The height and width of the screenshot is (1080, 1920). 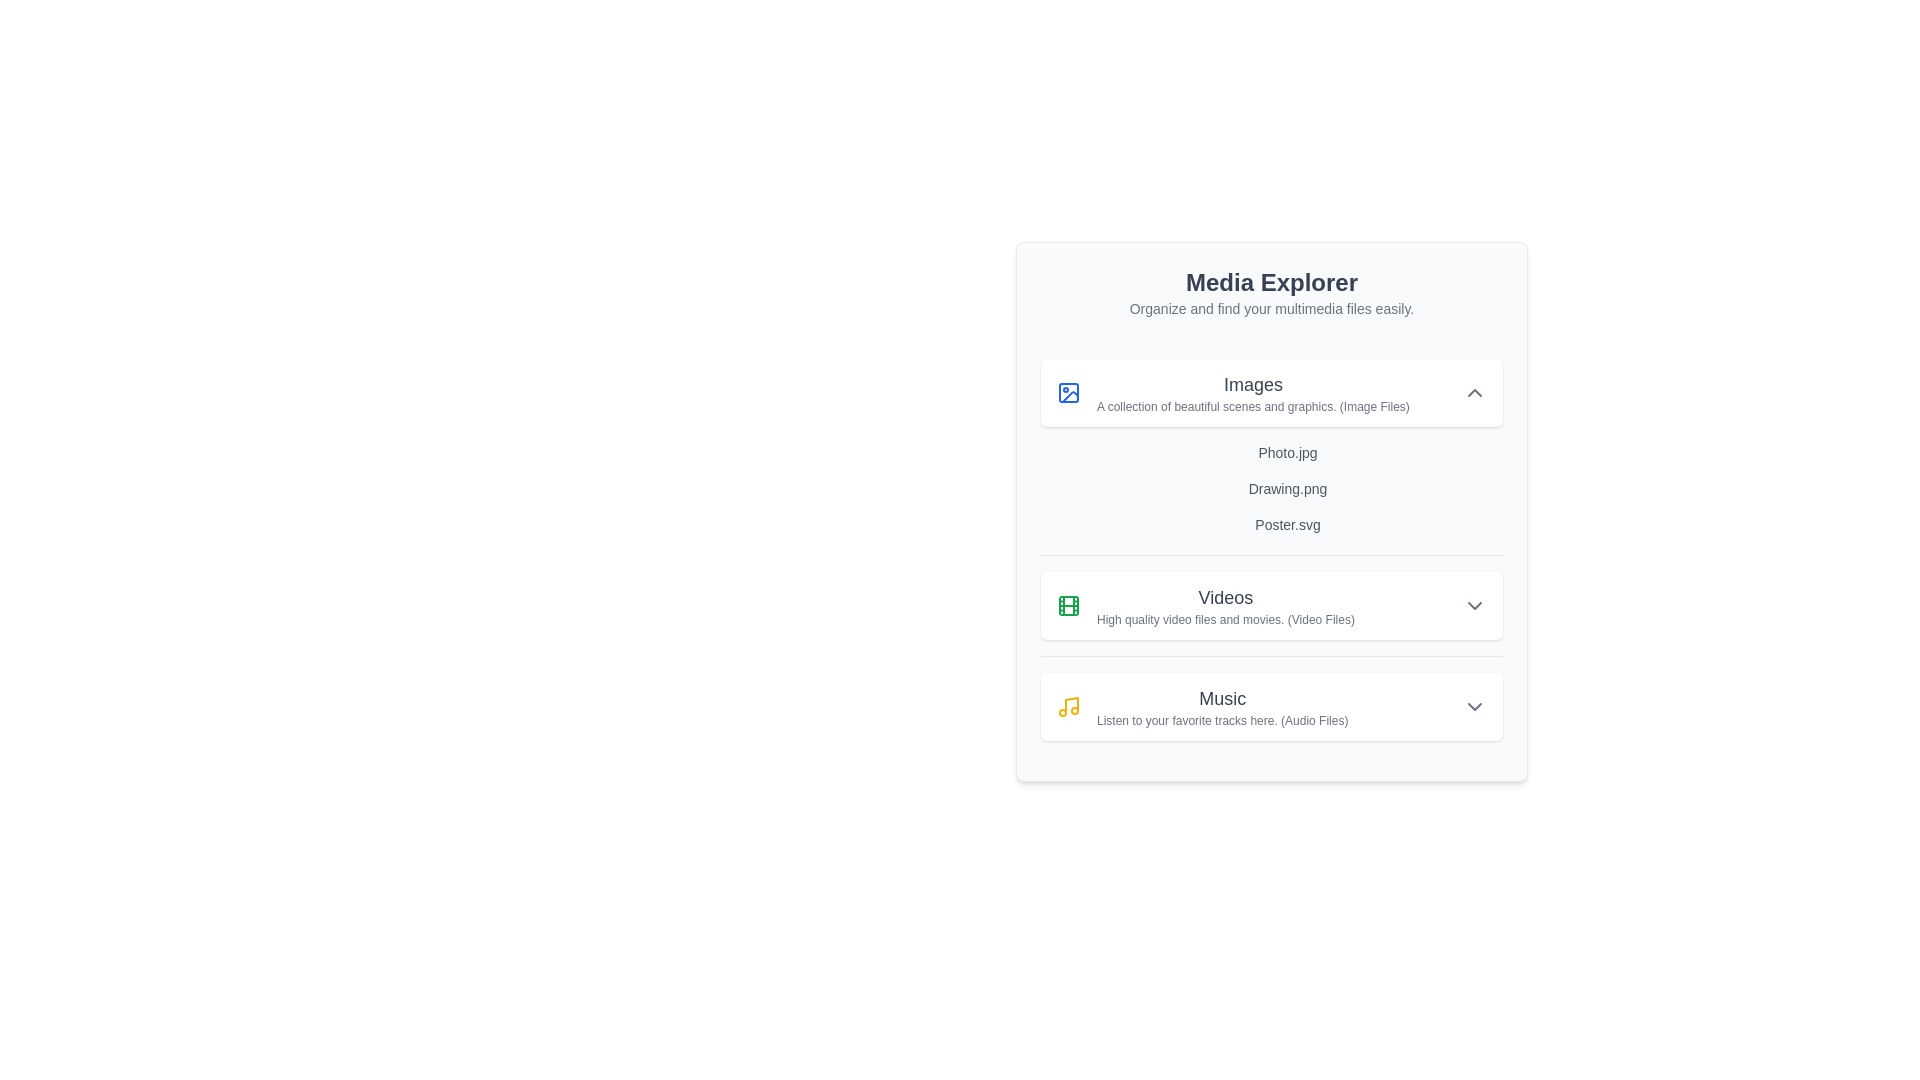 I want to click on the text label that says 'Listen to your favorite tracks here. (Audio Files)', which is styled in a small gray font and positioned below the larger header labeled 'Music', so click(x=1221, y=721).